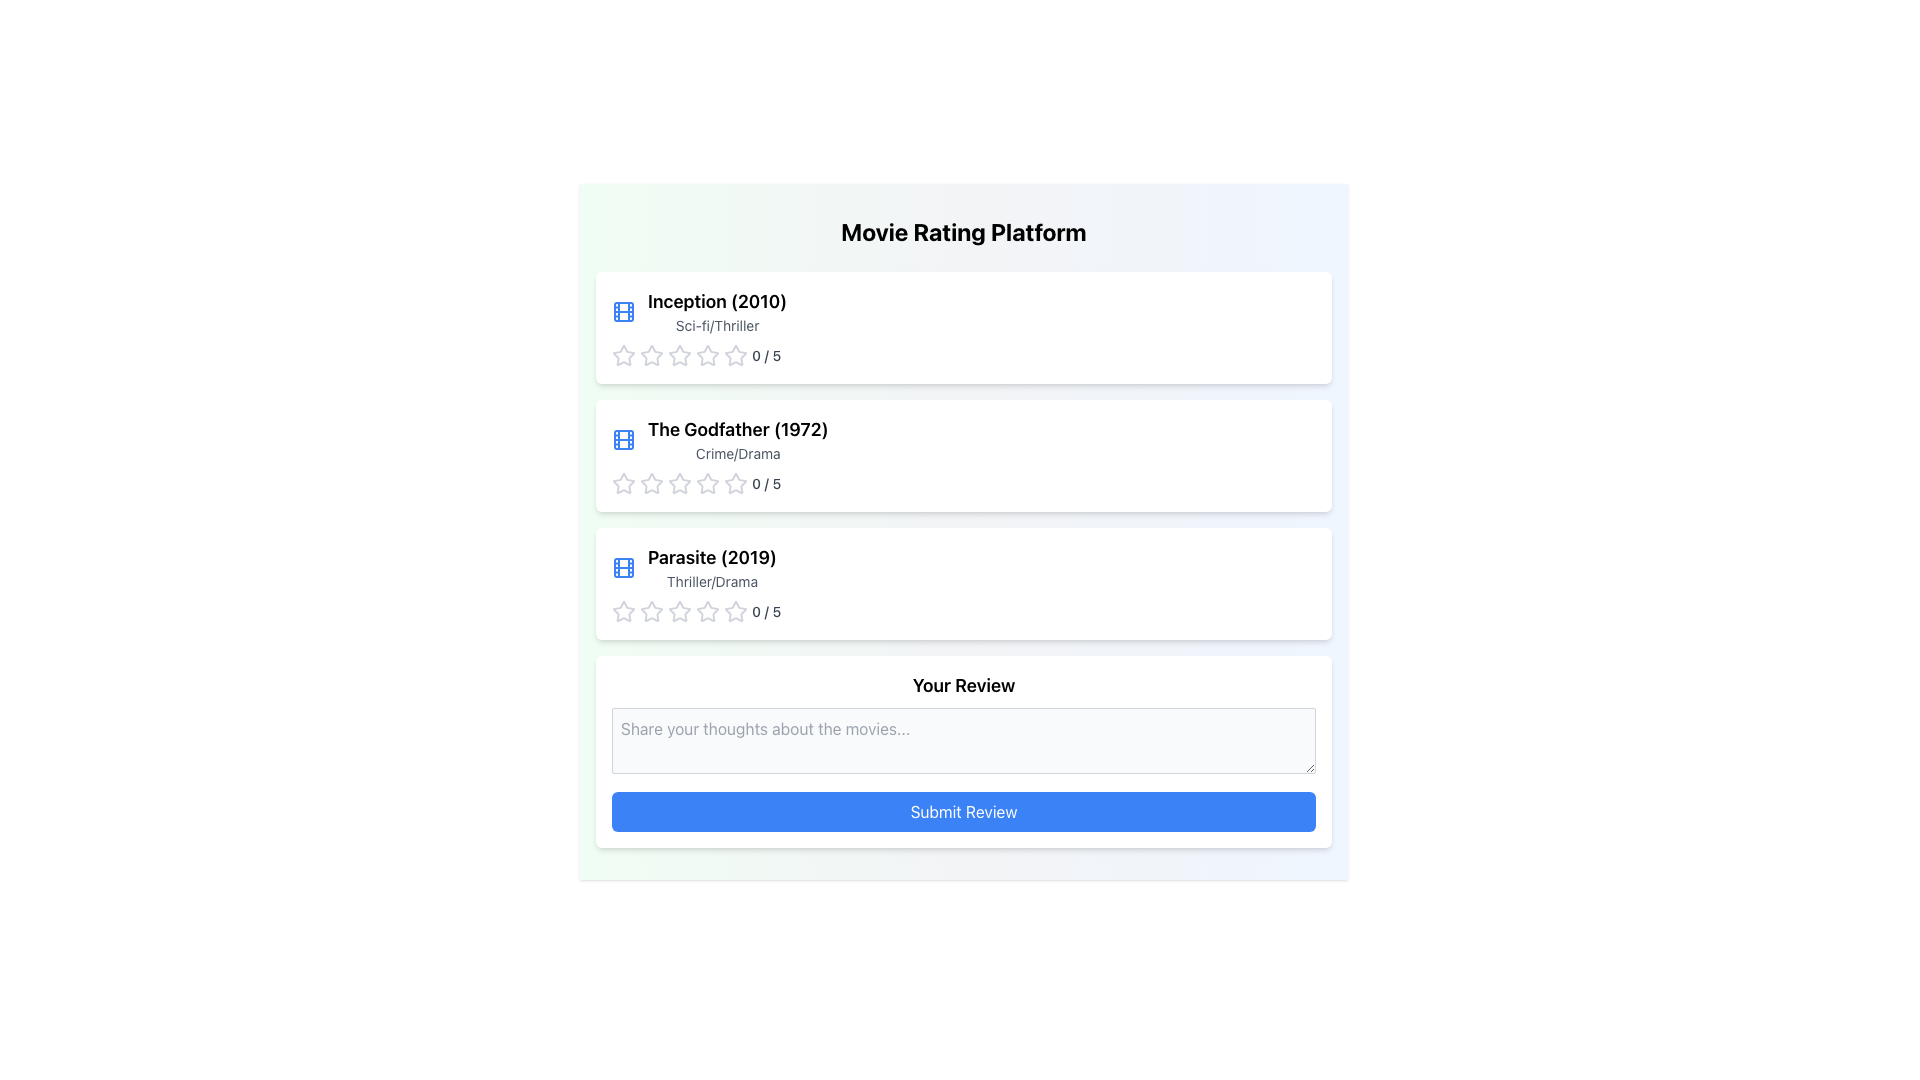 This screenshot has width=1920, height=1080. What do you see at coordinates (623, 610) in the screenshot?
I see `the first star icon in the rating system under the movie 'Parasite (2019)'` at bounding box center [623, 610].